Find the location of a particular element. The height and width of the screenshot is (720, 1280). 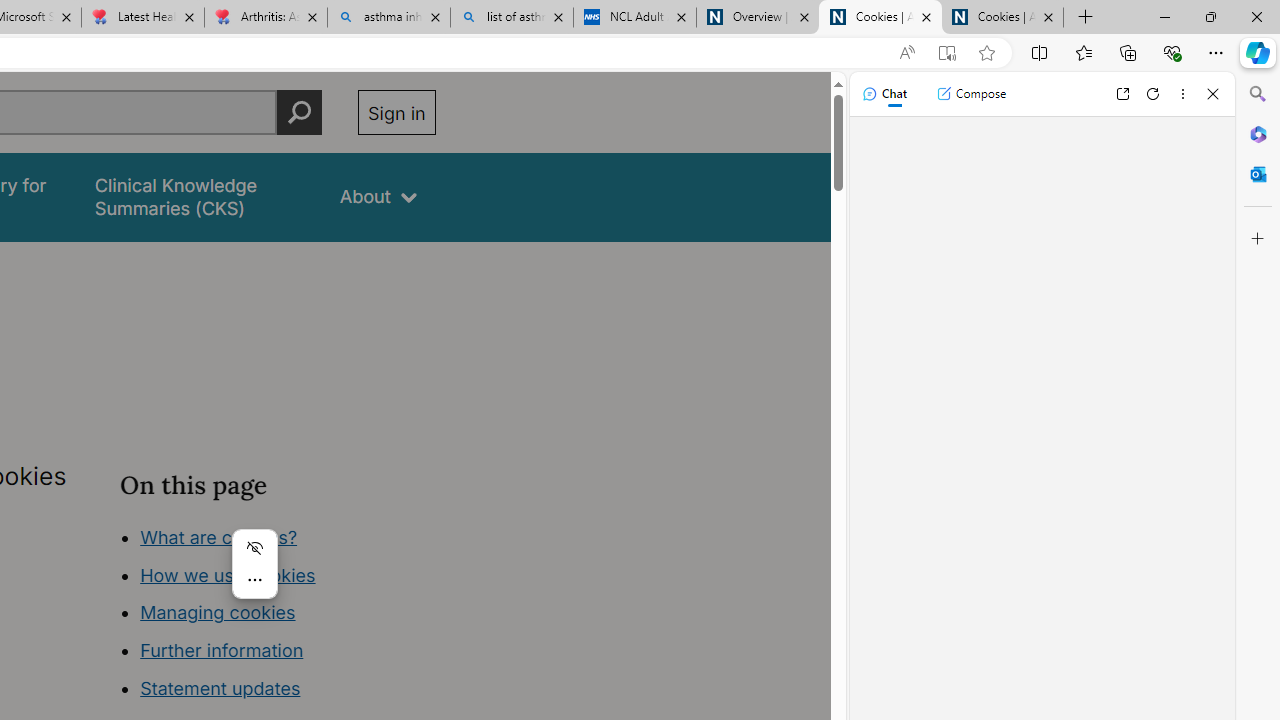

'Enter Immersive Reader (F9)' is located at coordinates (945, 52).